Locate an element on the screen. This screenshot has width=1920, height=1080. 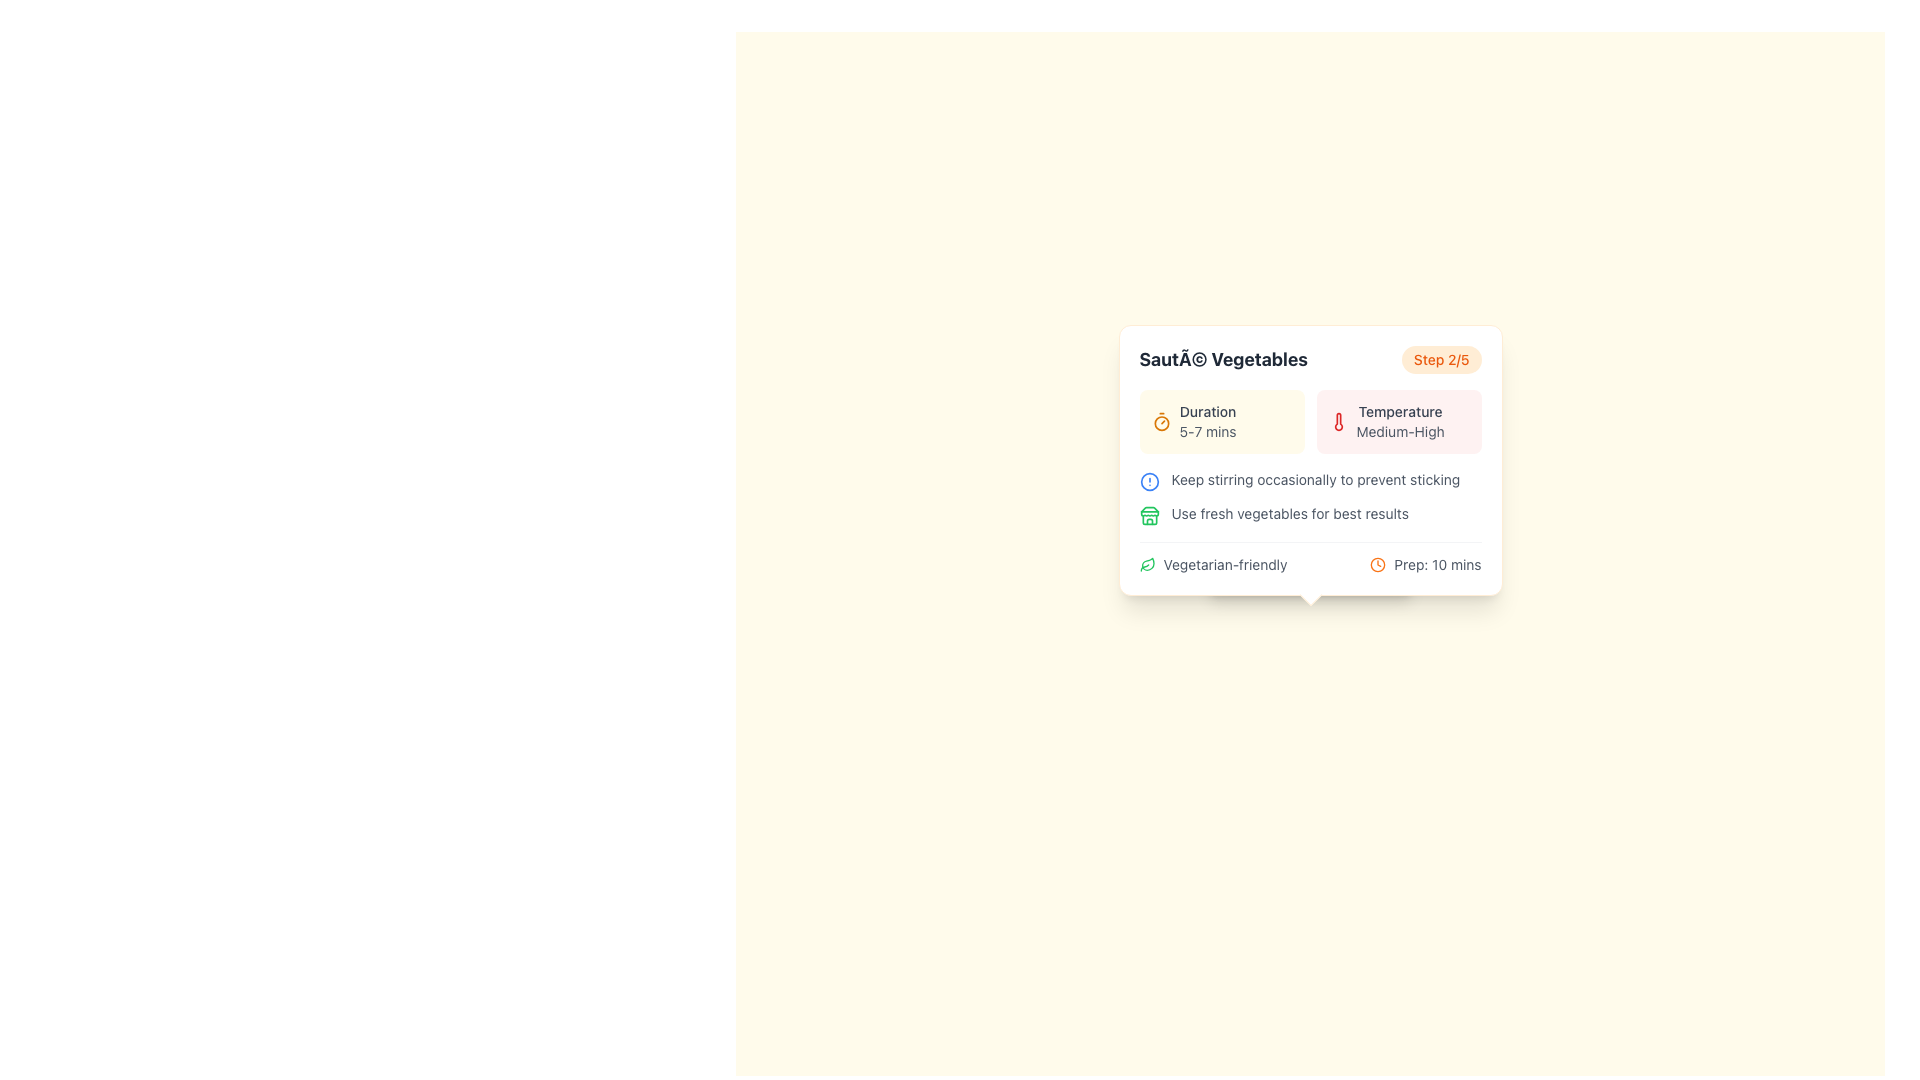
the clock icon located at the bottom-right of the recipe details box, which indicates preparation time for a recipe is located at coordinates (1377, 564).